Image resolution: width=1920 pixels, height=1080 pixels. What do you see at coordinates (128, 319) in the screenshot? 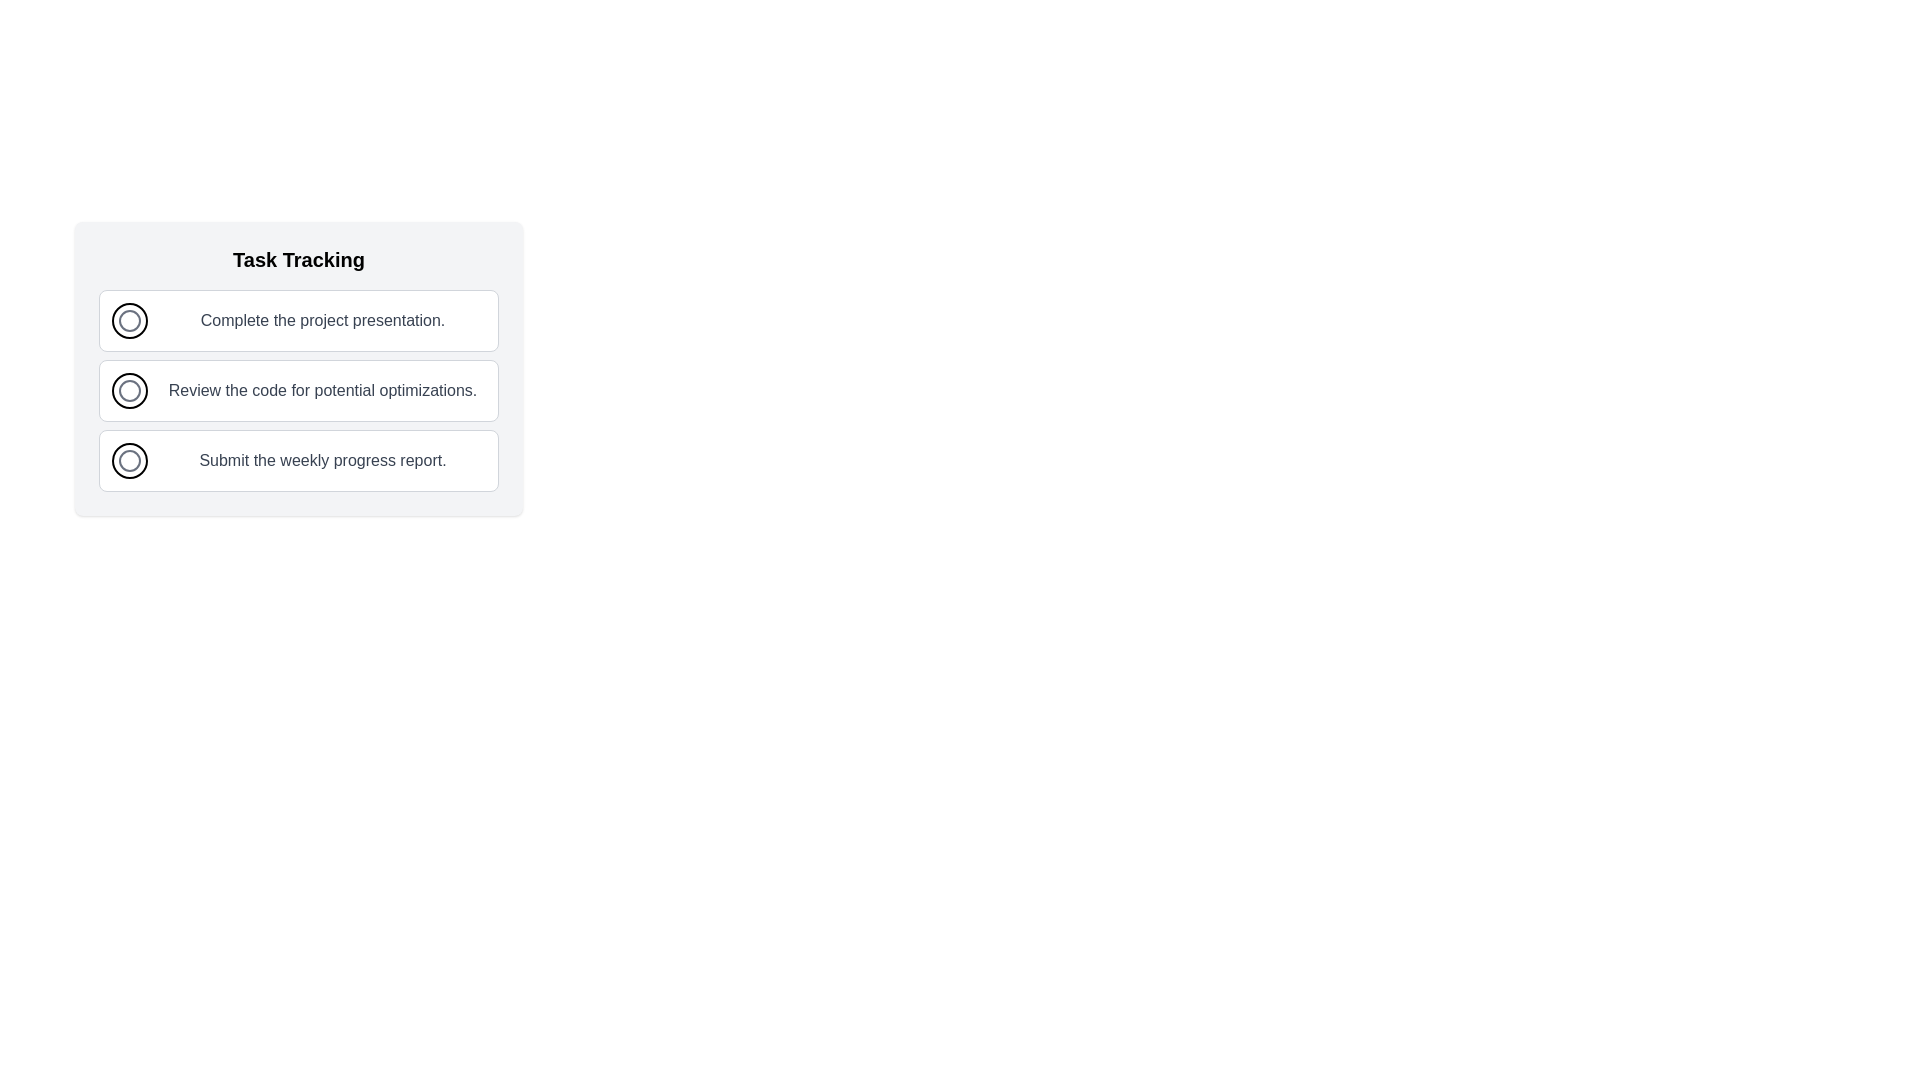
I see `the circular indicator icon located inside the first list item of the 'Task Tracking' section, horizontally aligned with the text 'Complete the project presentation.'` at bounding box center [128, 319].